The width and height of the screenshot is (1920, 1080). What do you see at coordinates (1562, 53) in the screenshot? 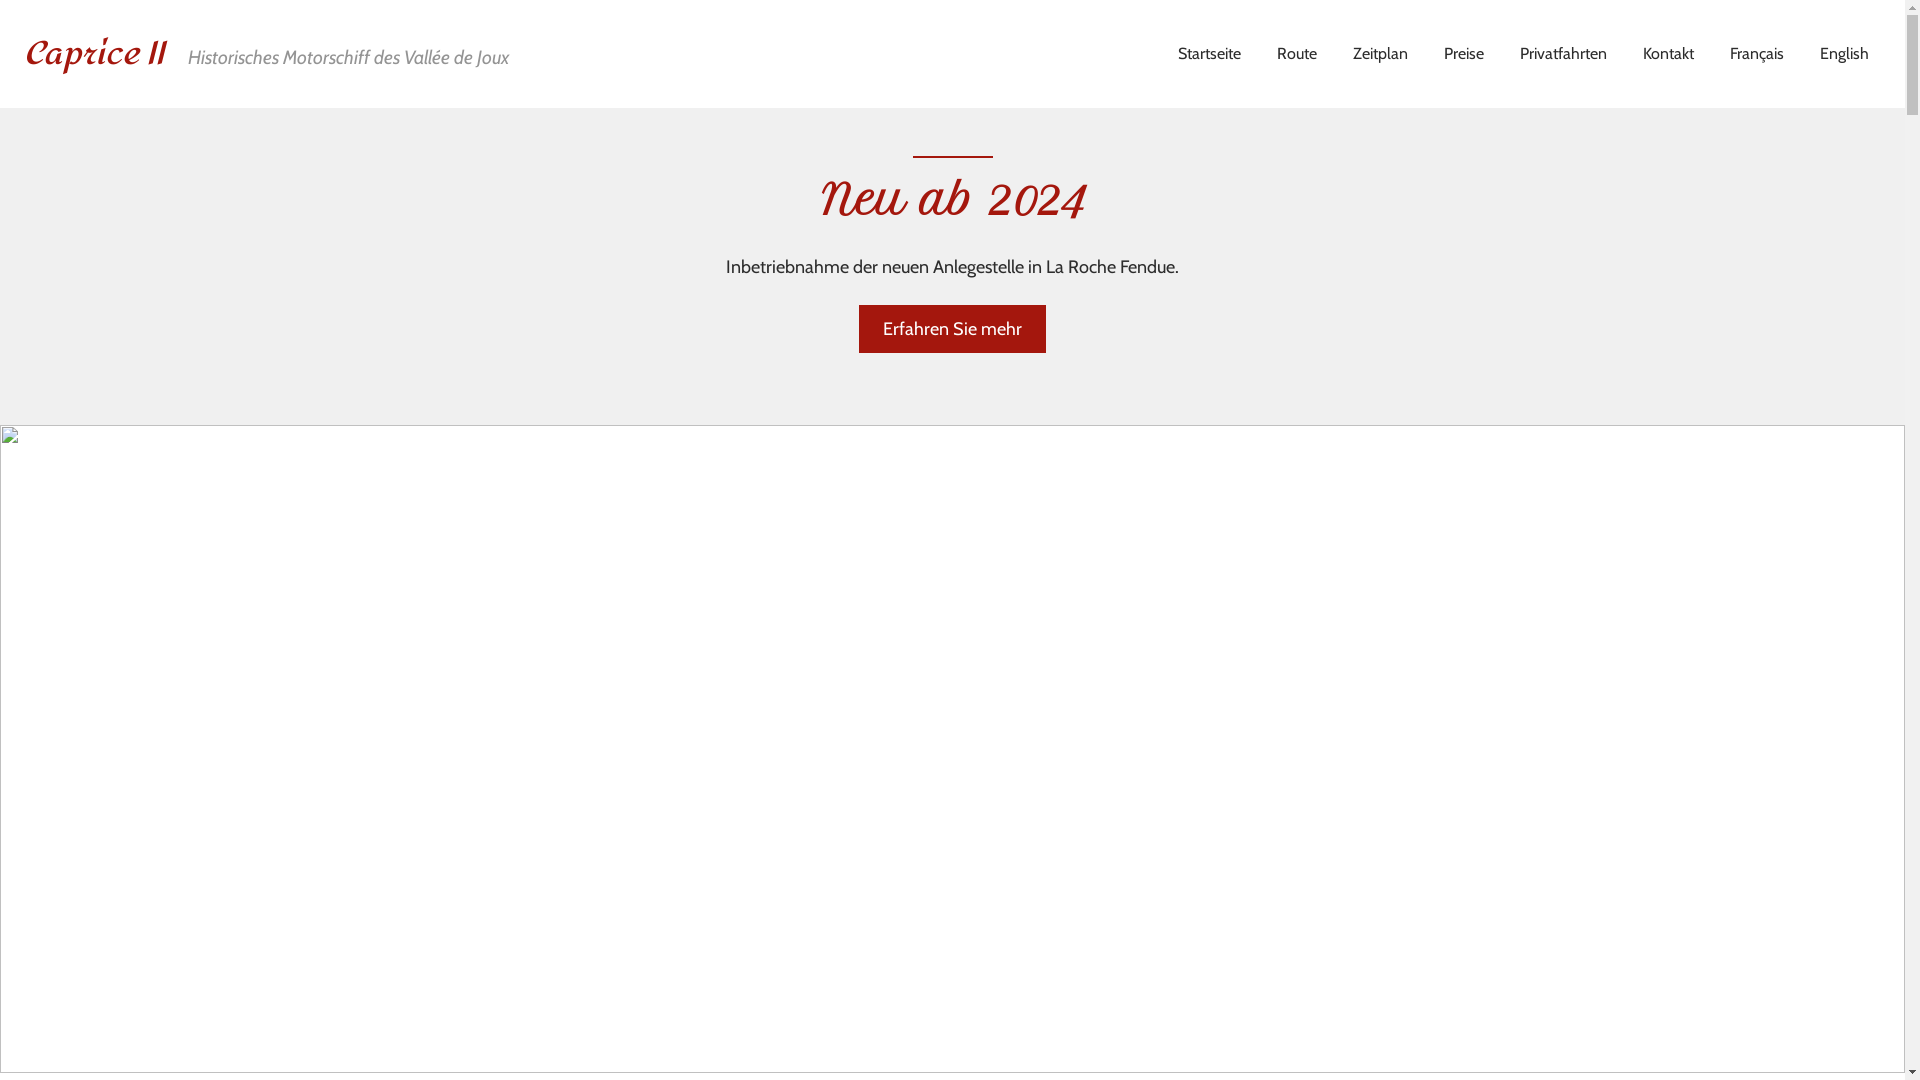
I see `'Privatfahrten'` at bounding box center [1562, 53].